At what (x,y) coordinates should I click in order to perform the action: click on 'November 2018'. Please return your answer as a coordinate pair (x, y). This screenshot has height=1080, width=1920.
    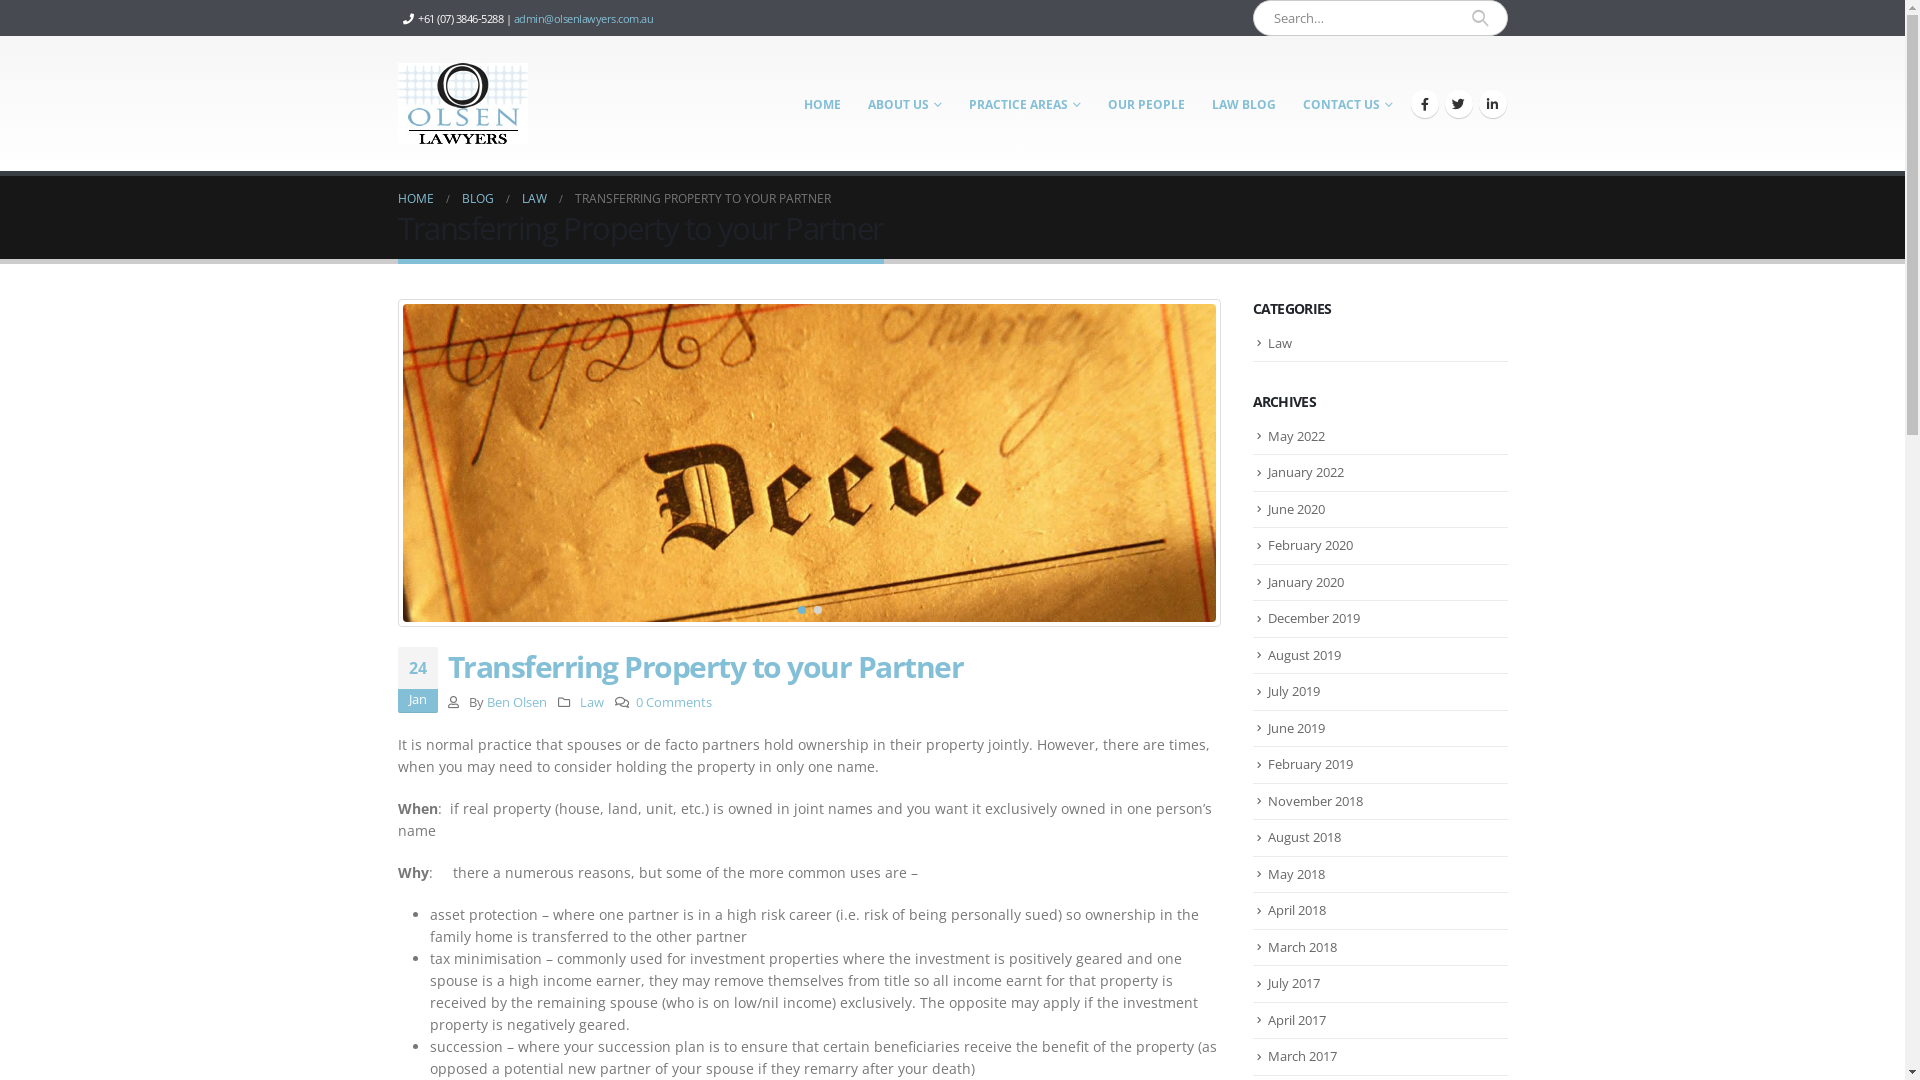
    Looking at the image, I should click on (1315, 800).